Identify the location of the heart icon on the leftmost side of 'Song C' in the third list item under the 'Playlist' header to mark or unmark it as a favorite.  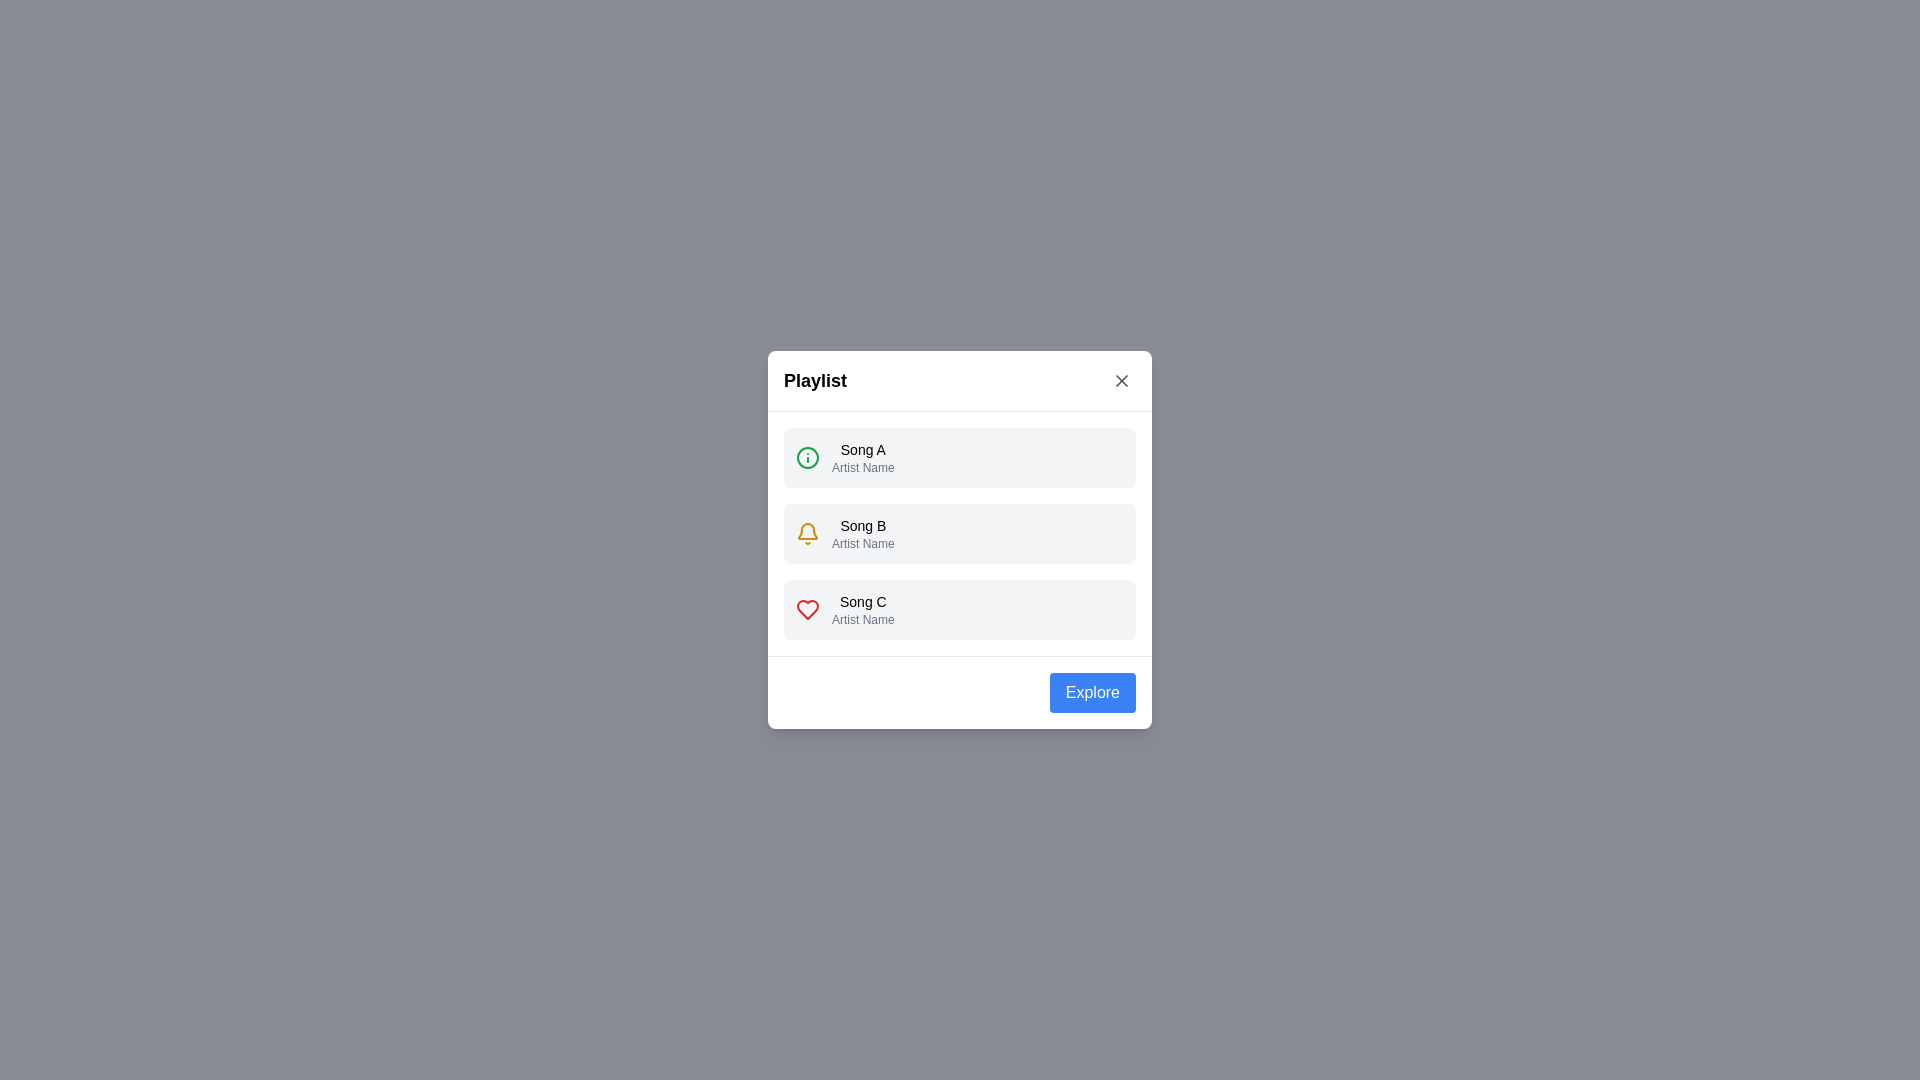
(807, 608).